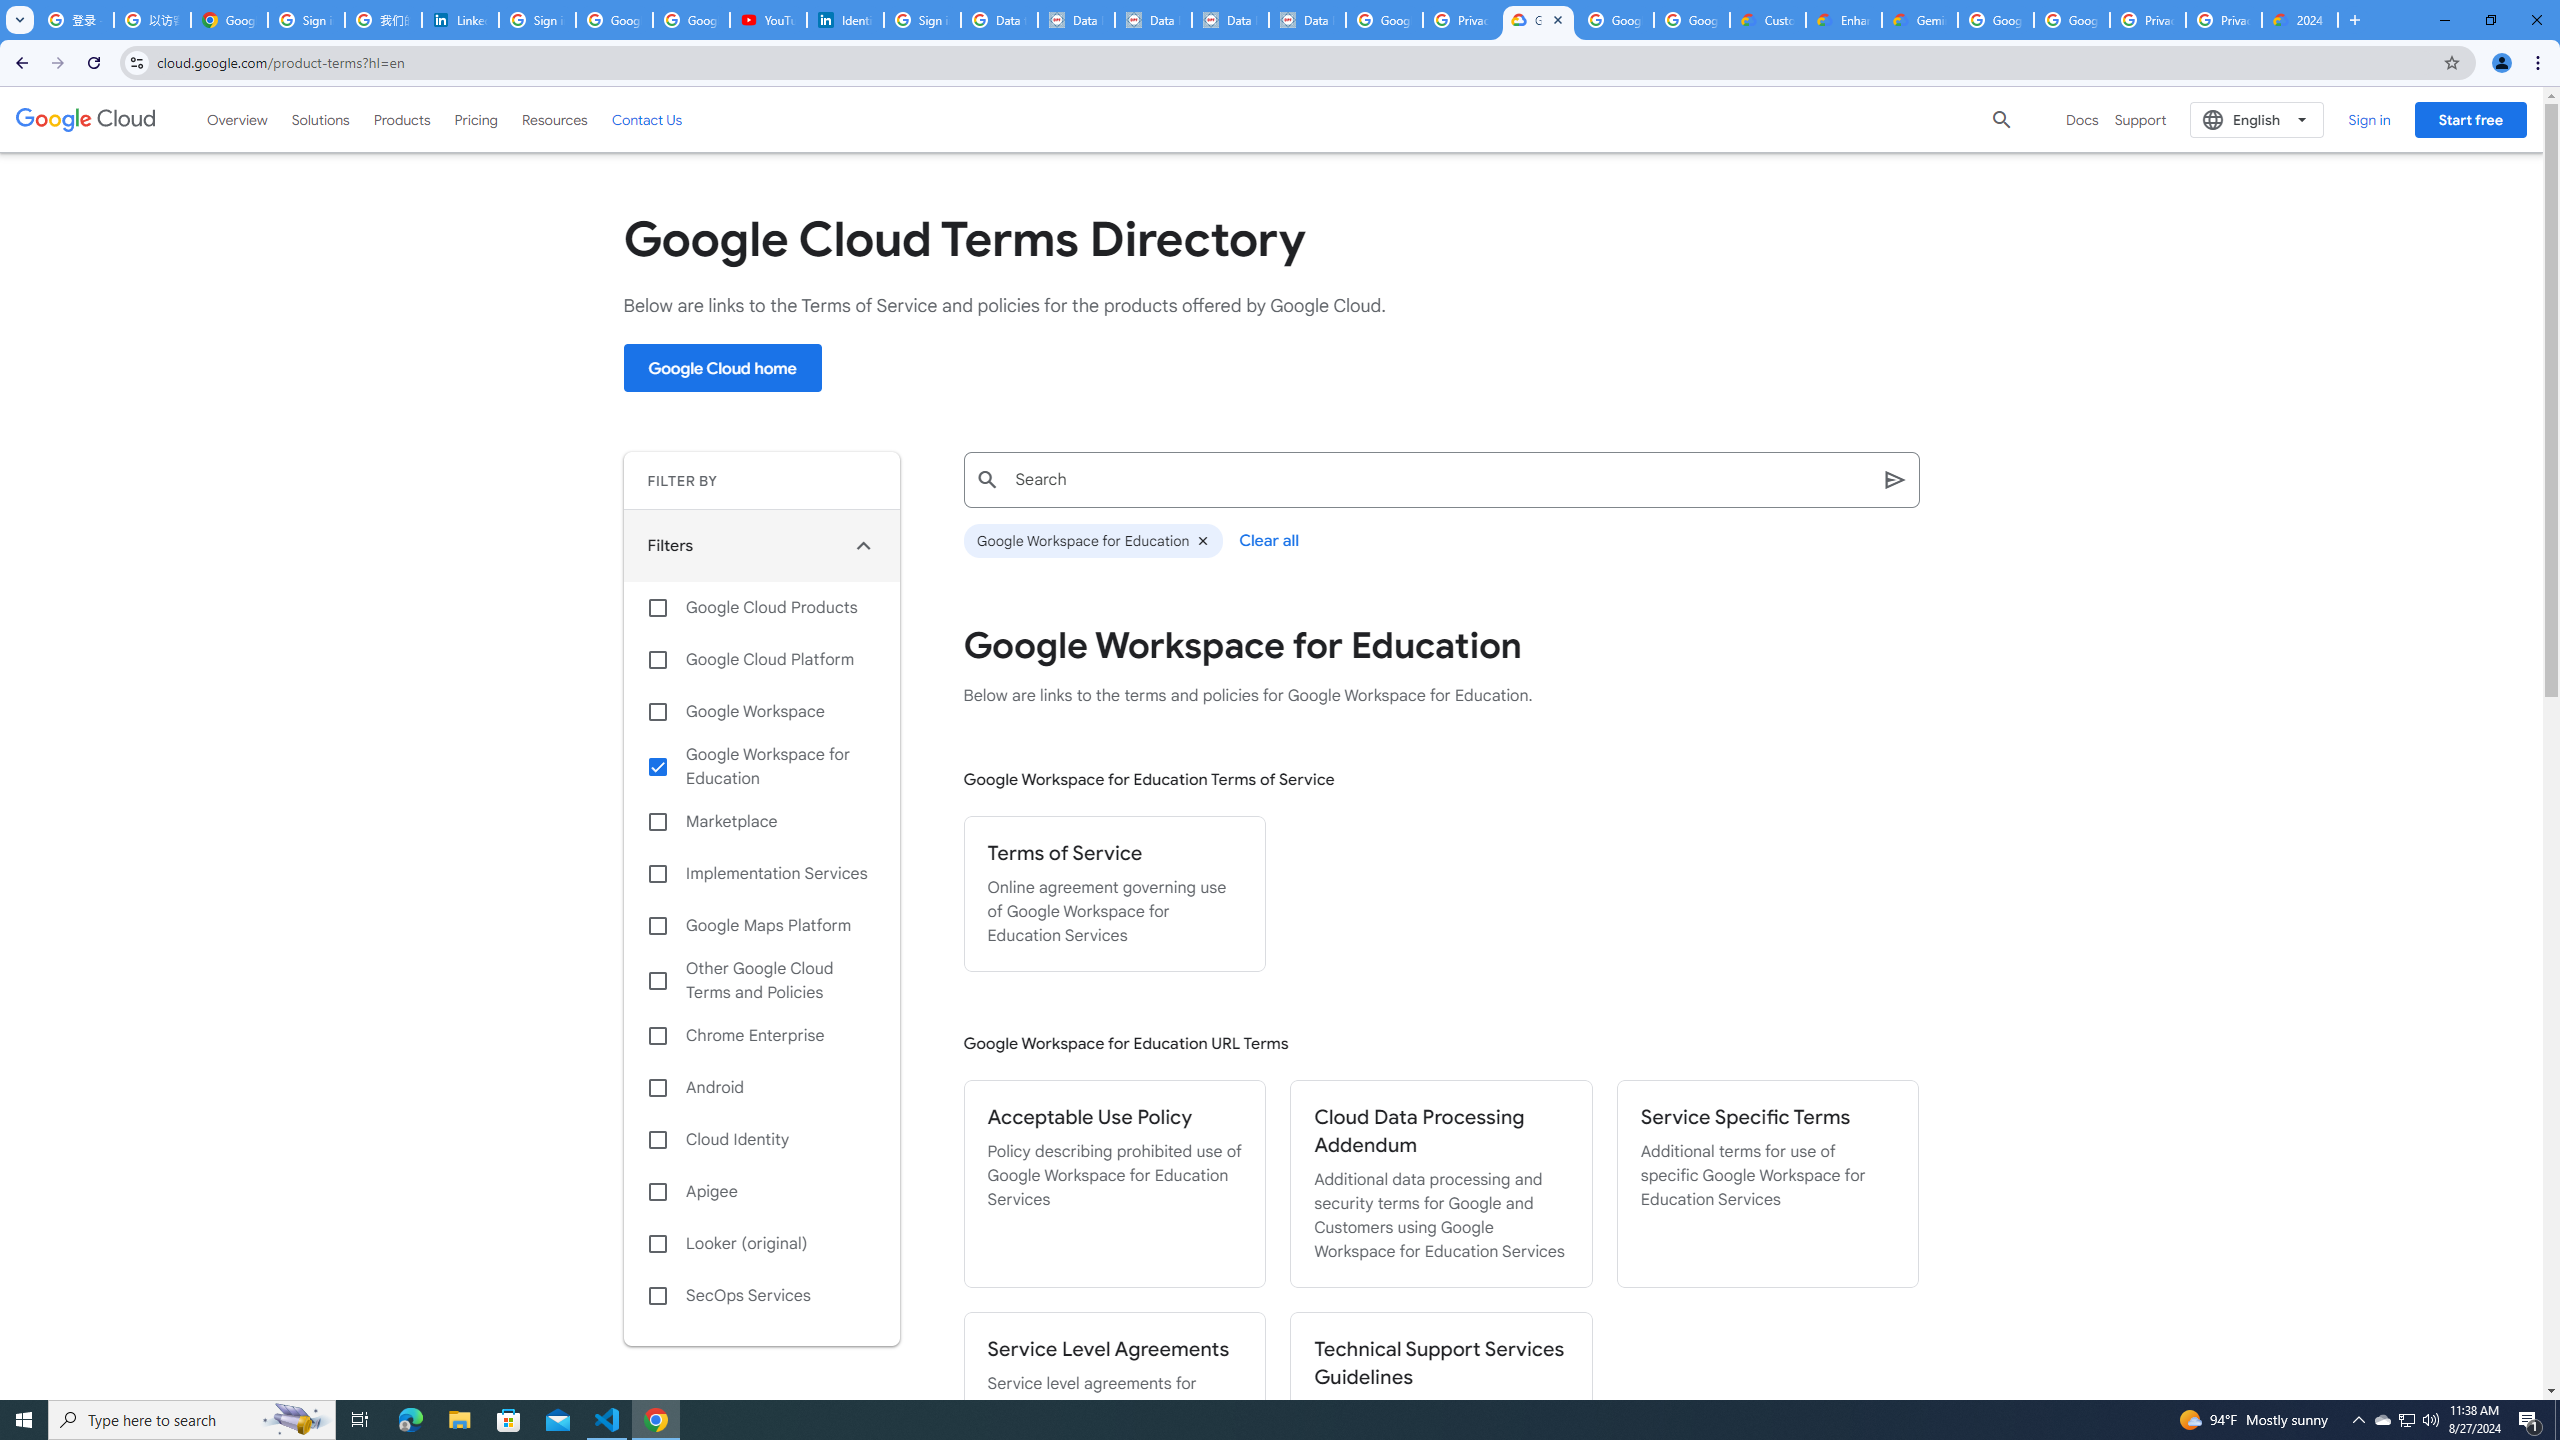 The height and width of the screenshot is (1440, 2560). Describe the element at coordinates (2140, 118) in the screenshot. I see `'Support'` at that location.